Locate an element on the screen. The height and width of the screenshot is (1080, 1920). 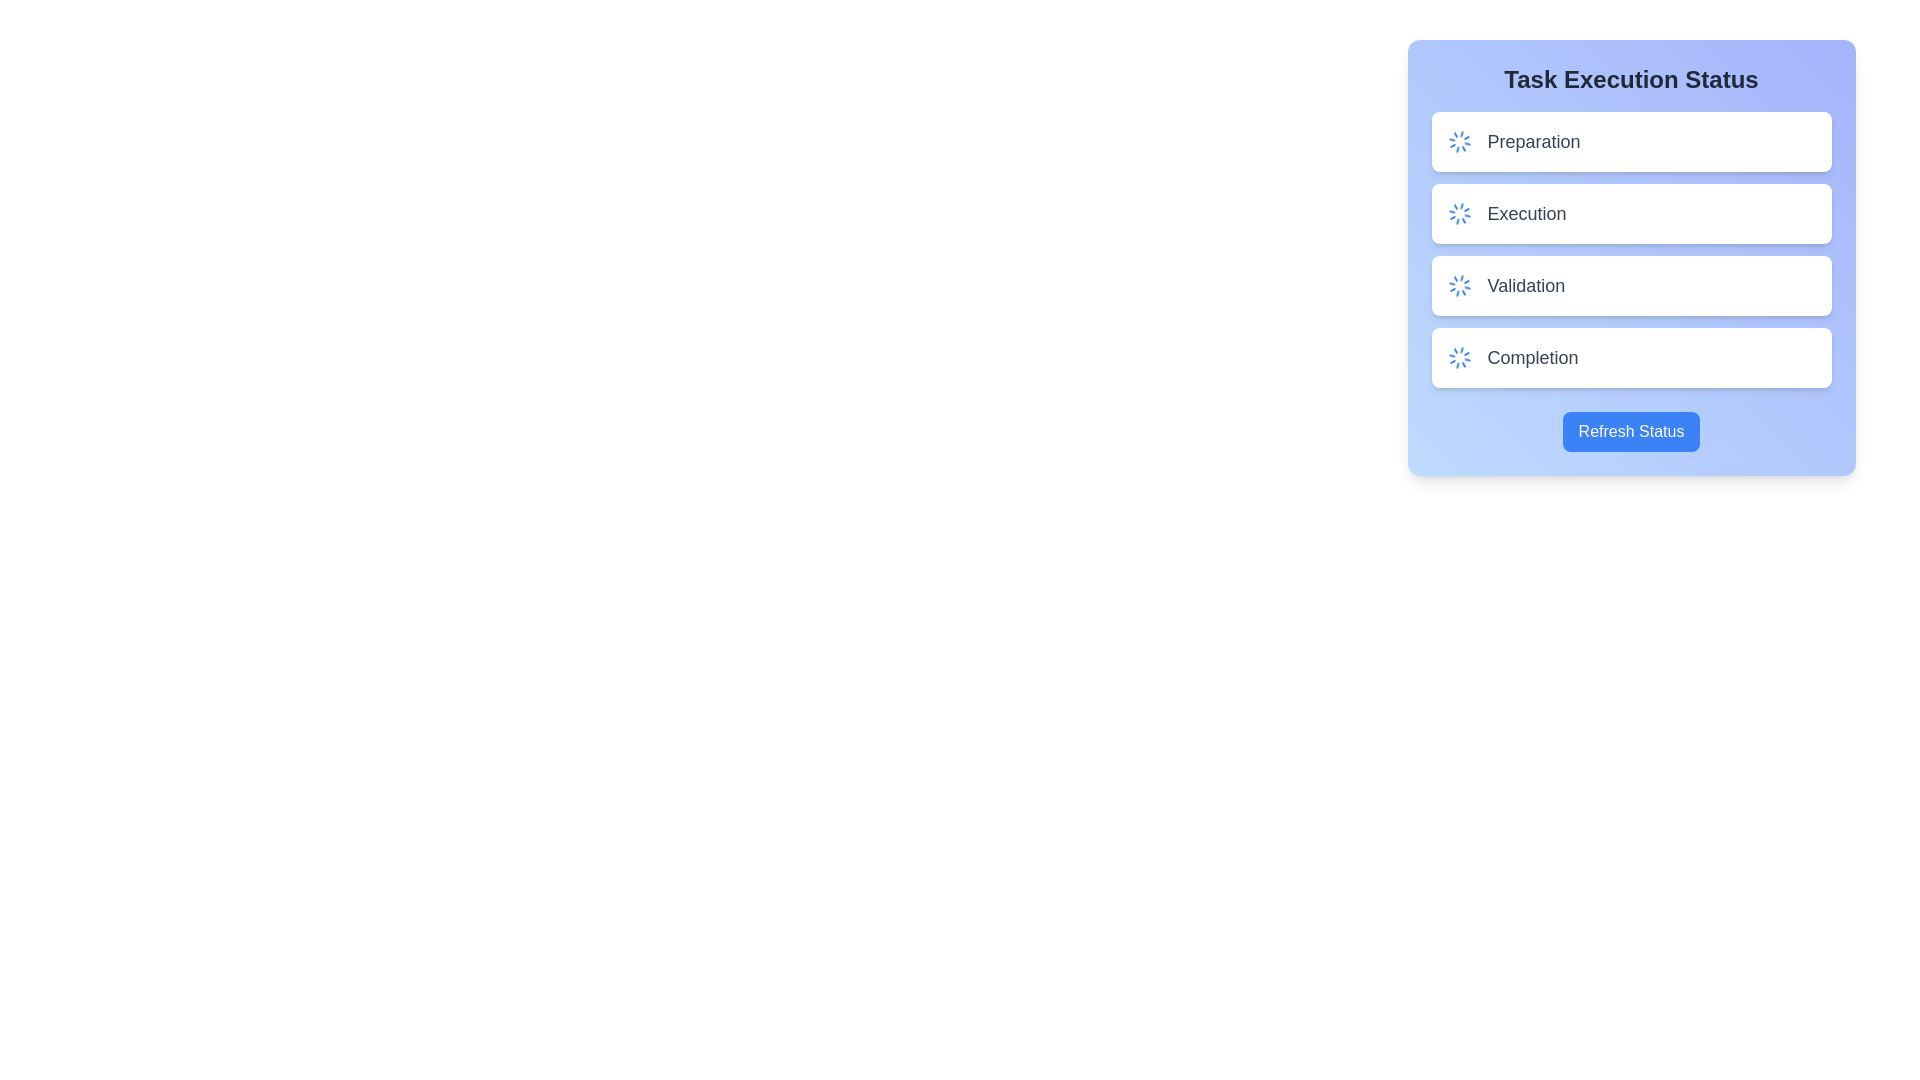
the blue circular animated spinner indicating a loading state, located at the bottommost 'Completion' section in the task list is located at coordinates (1459, 357).